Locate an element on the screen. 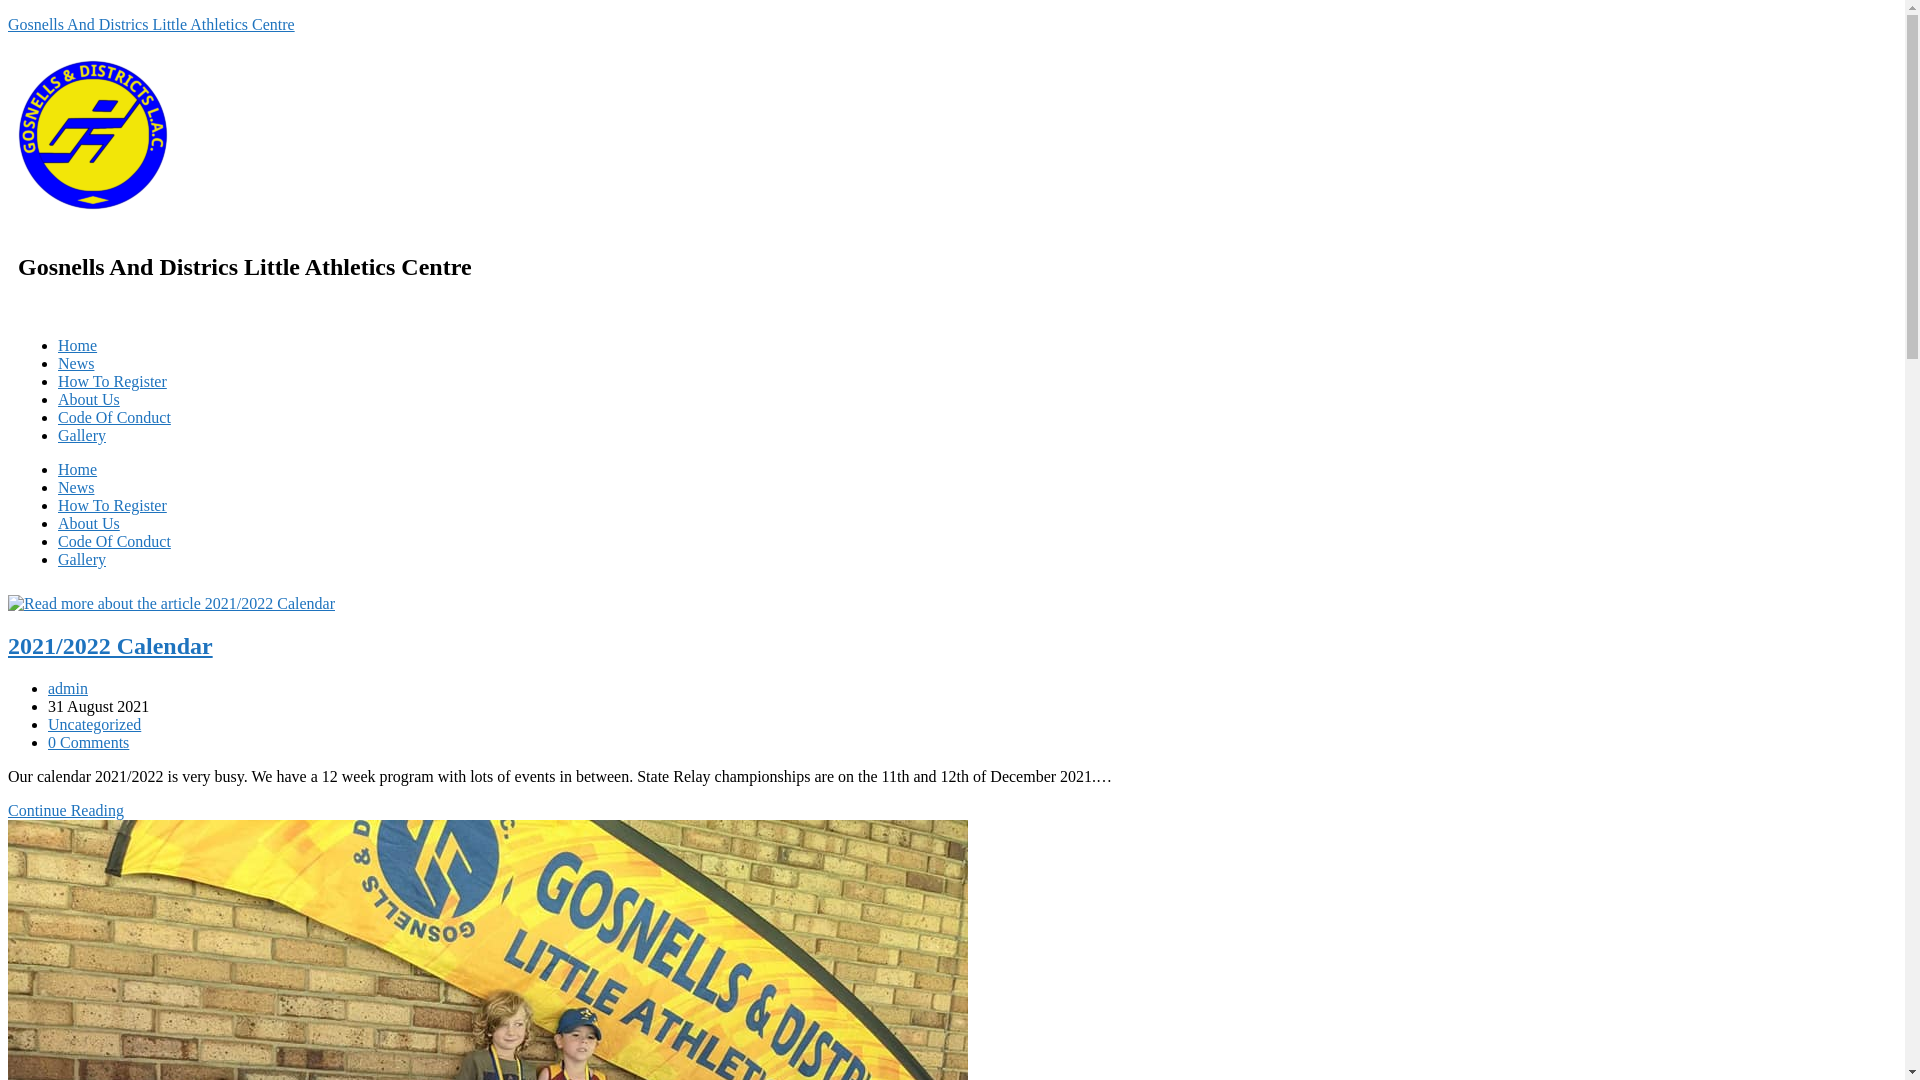 Image resolution: width=1920 pixels, height=1080 pixels. 'About Us' is located at coordinates (88, 399).